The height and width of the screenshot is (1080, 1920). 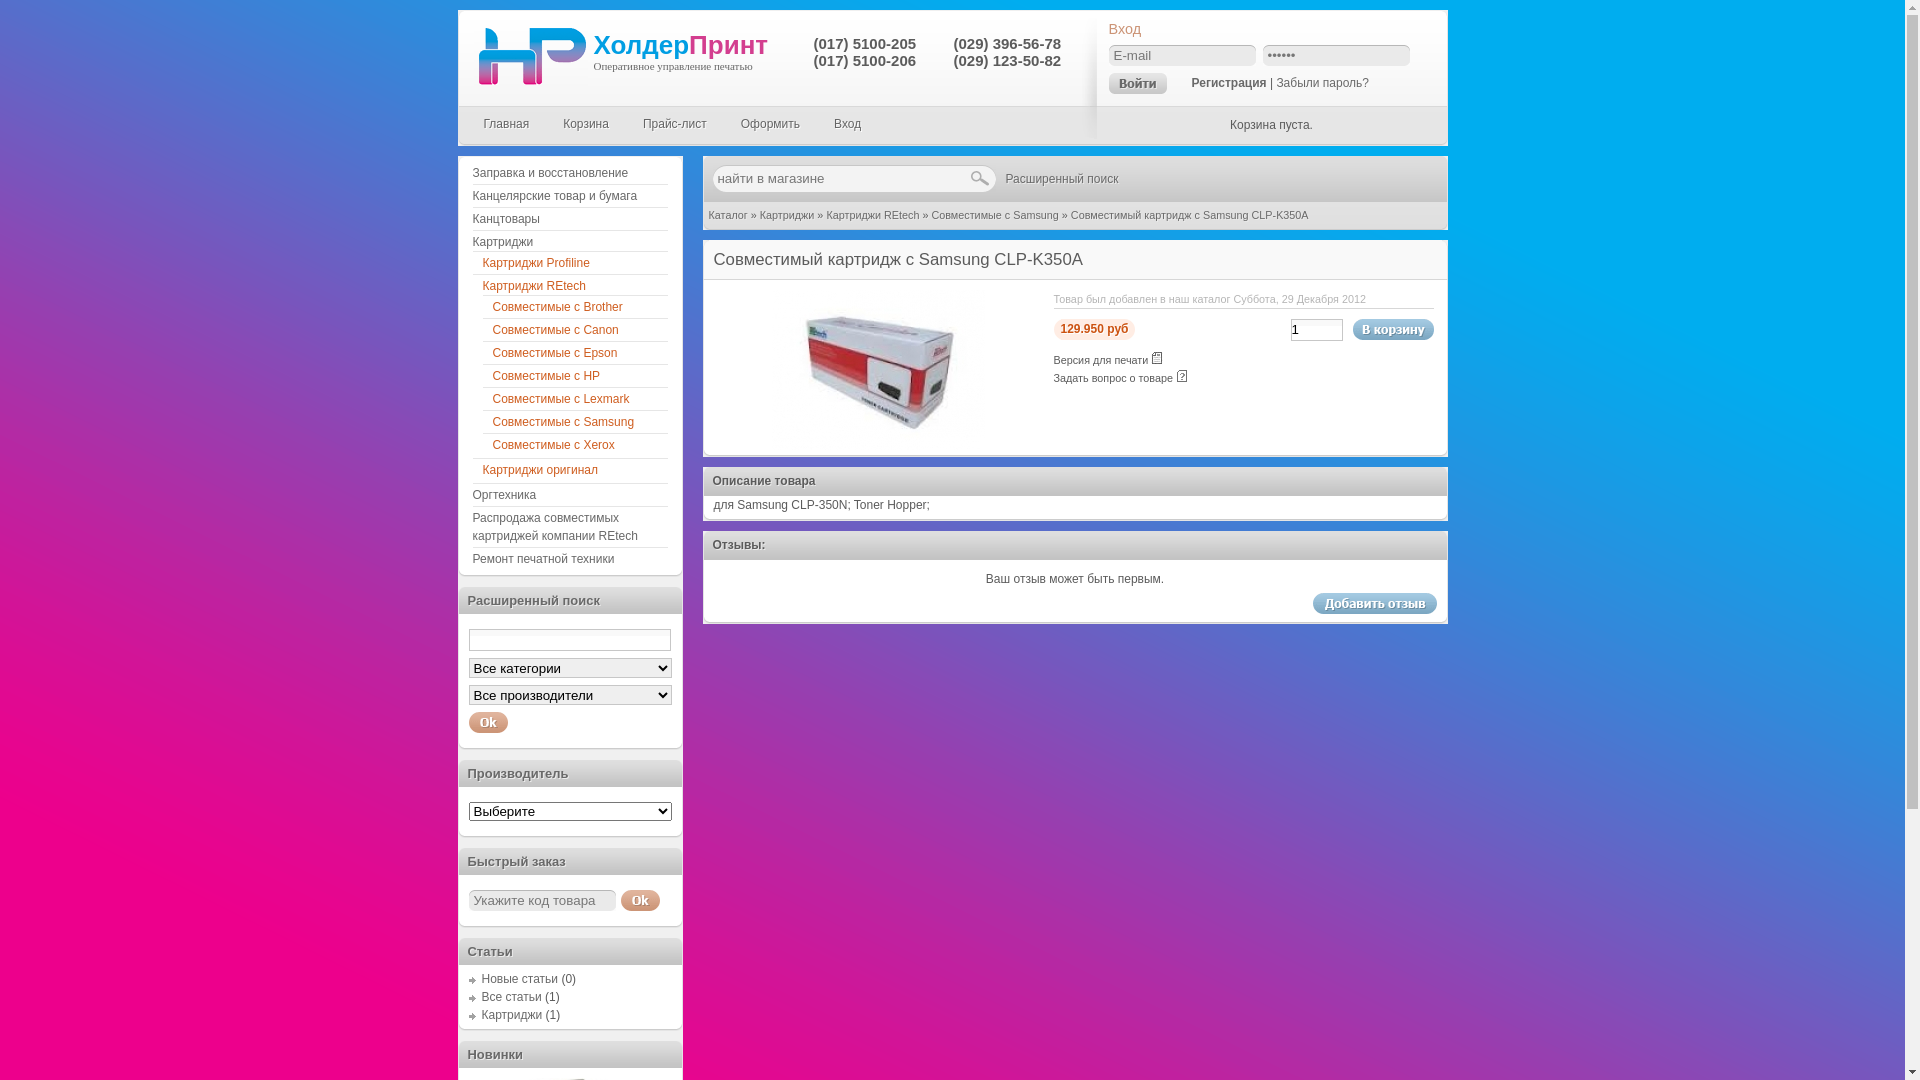 I want to click on '******', so click(x=1261, y=54).